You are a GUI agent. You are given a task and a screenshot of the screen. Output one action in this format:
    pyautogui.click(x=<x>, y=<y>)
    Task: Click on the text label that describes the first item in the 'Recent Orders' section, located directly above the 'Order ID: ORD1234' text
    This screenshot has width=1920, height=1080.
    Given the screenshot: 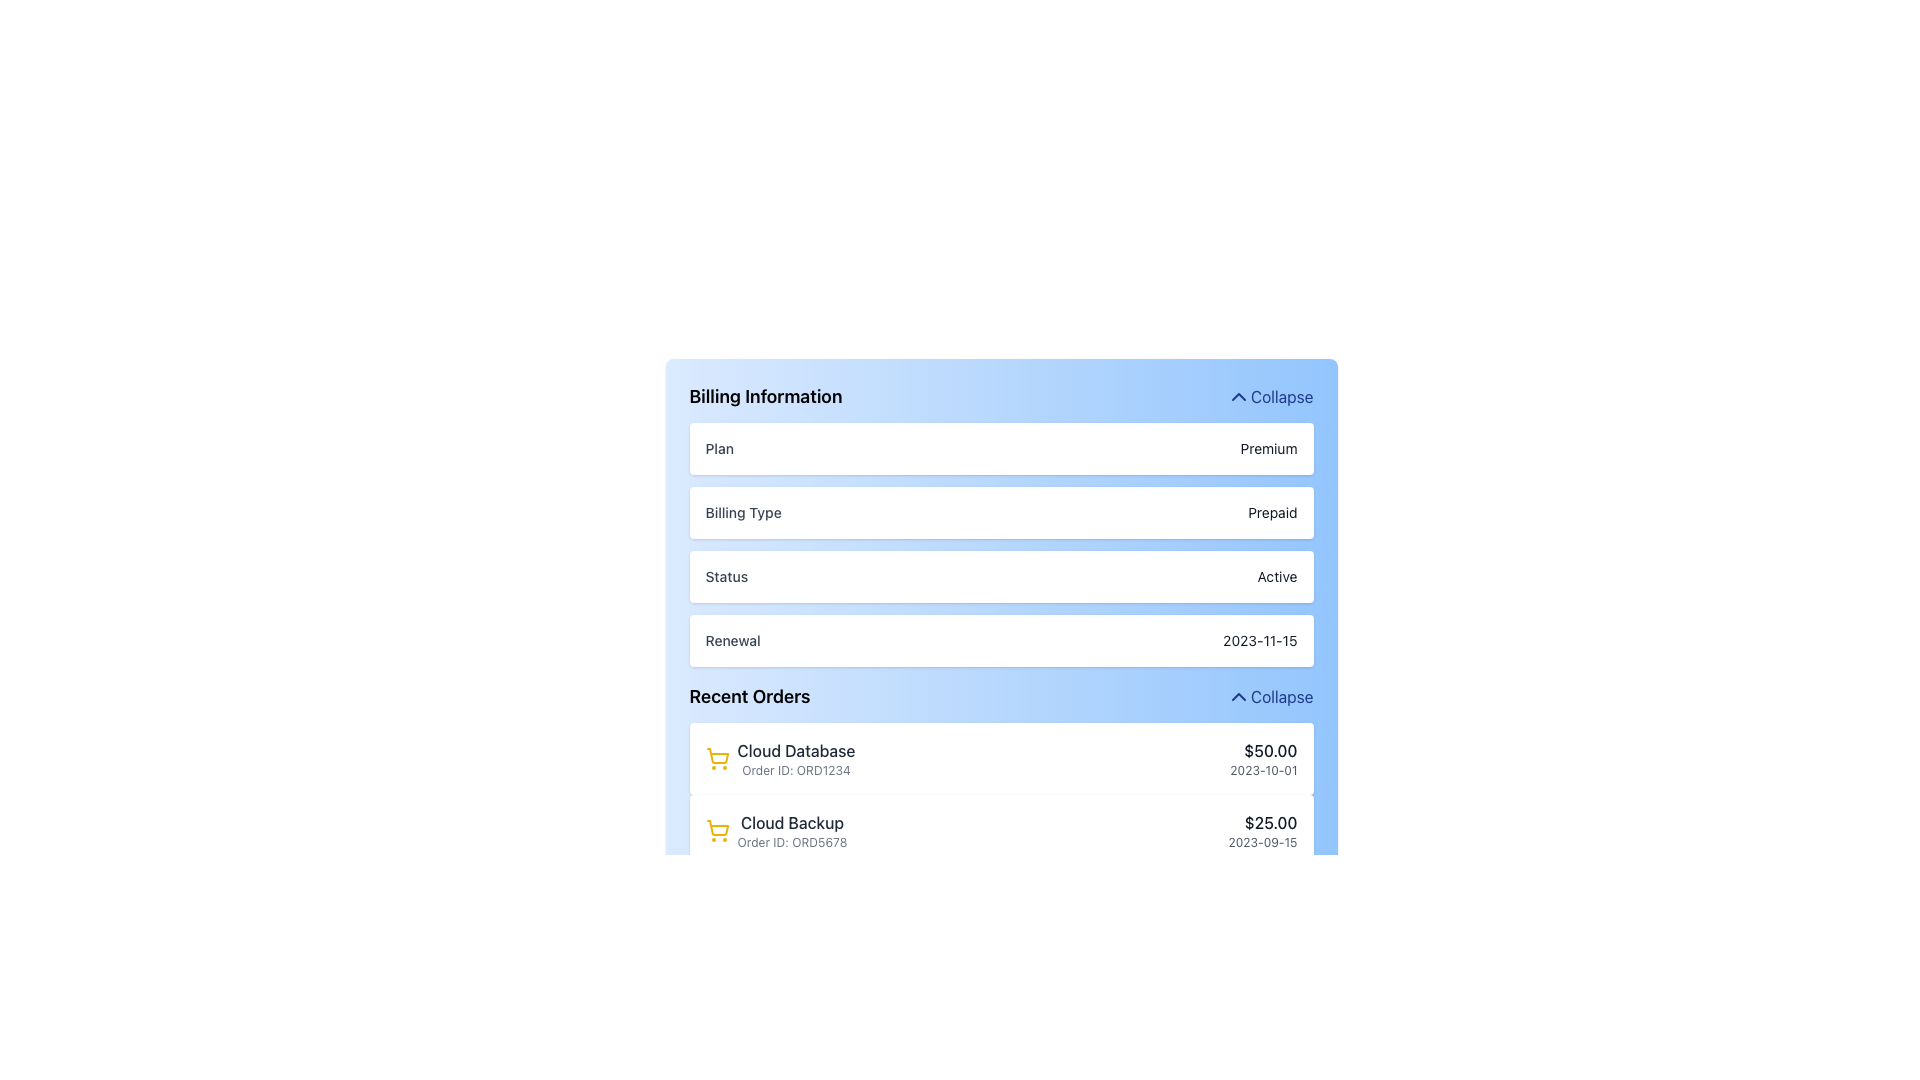 What is the action you would take?
    pyautogui.click(x=795, y=751)
    